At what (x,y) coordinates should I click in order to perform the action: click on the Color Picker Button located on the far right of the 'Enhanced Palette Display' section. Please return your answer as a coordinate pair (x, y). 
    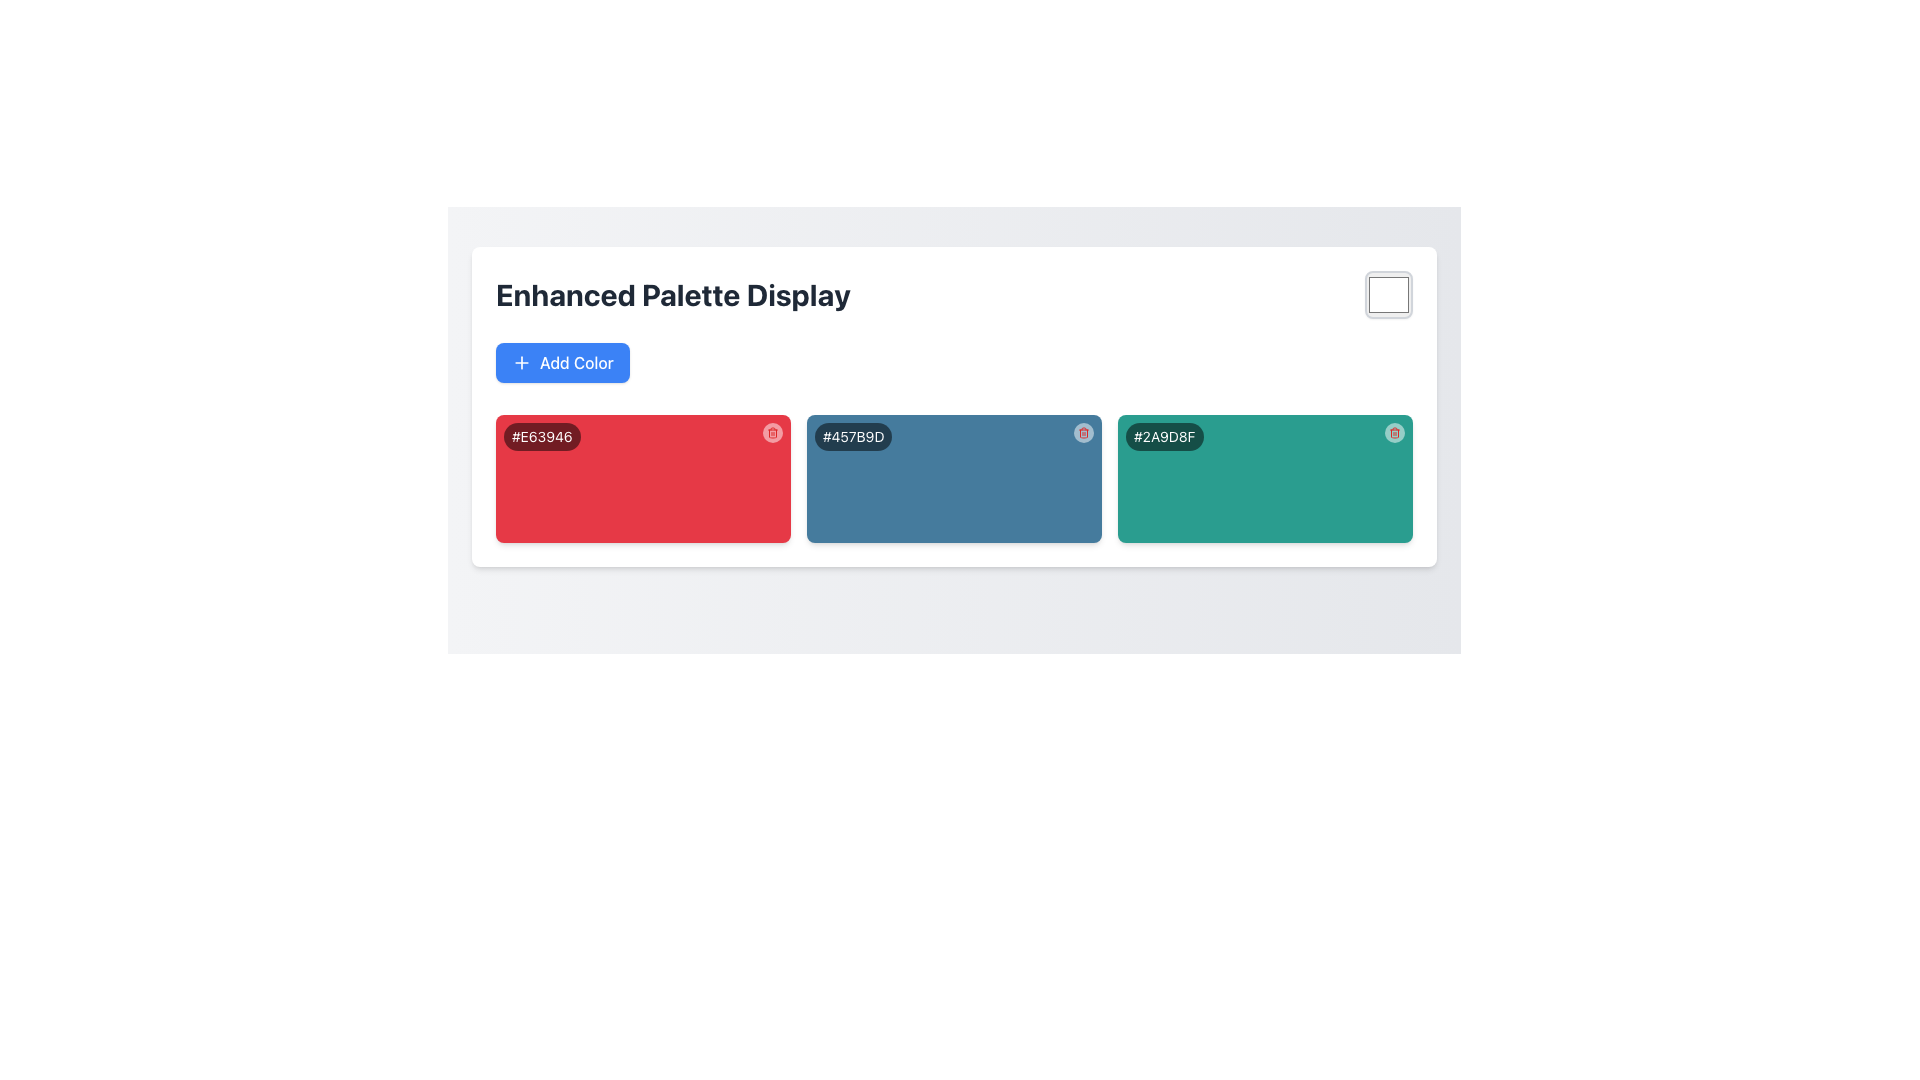
    Looking at the image, I should click on (1387, 294).